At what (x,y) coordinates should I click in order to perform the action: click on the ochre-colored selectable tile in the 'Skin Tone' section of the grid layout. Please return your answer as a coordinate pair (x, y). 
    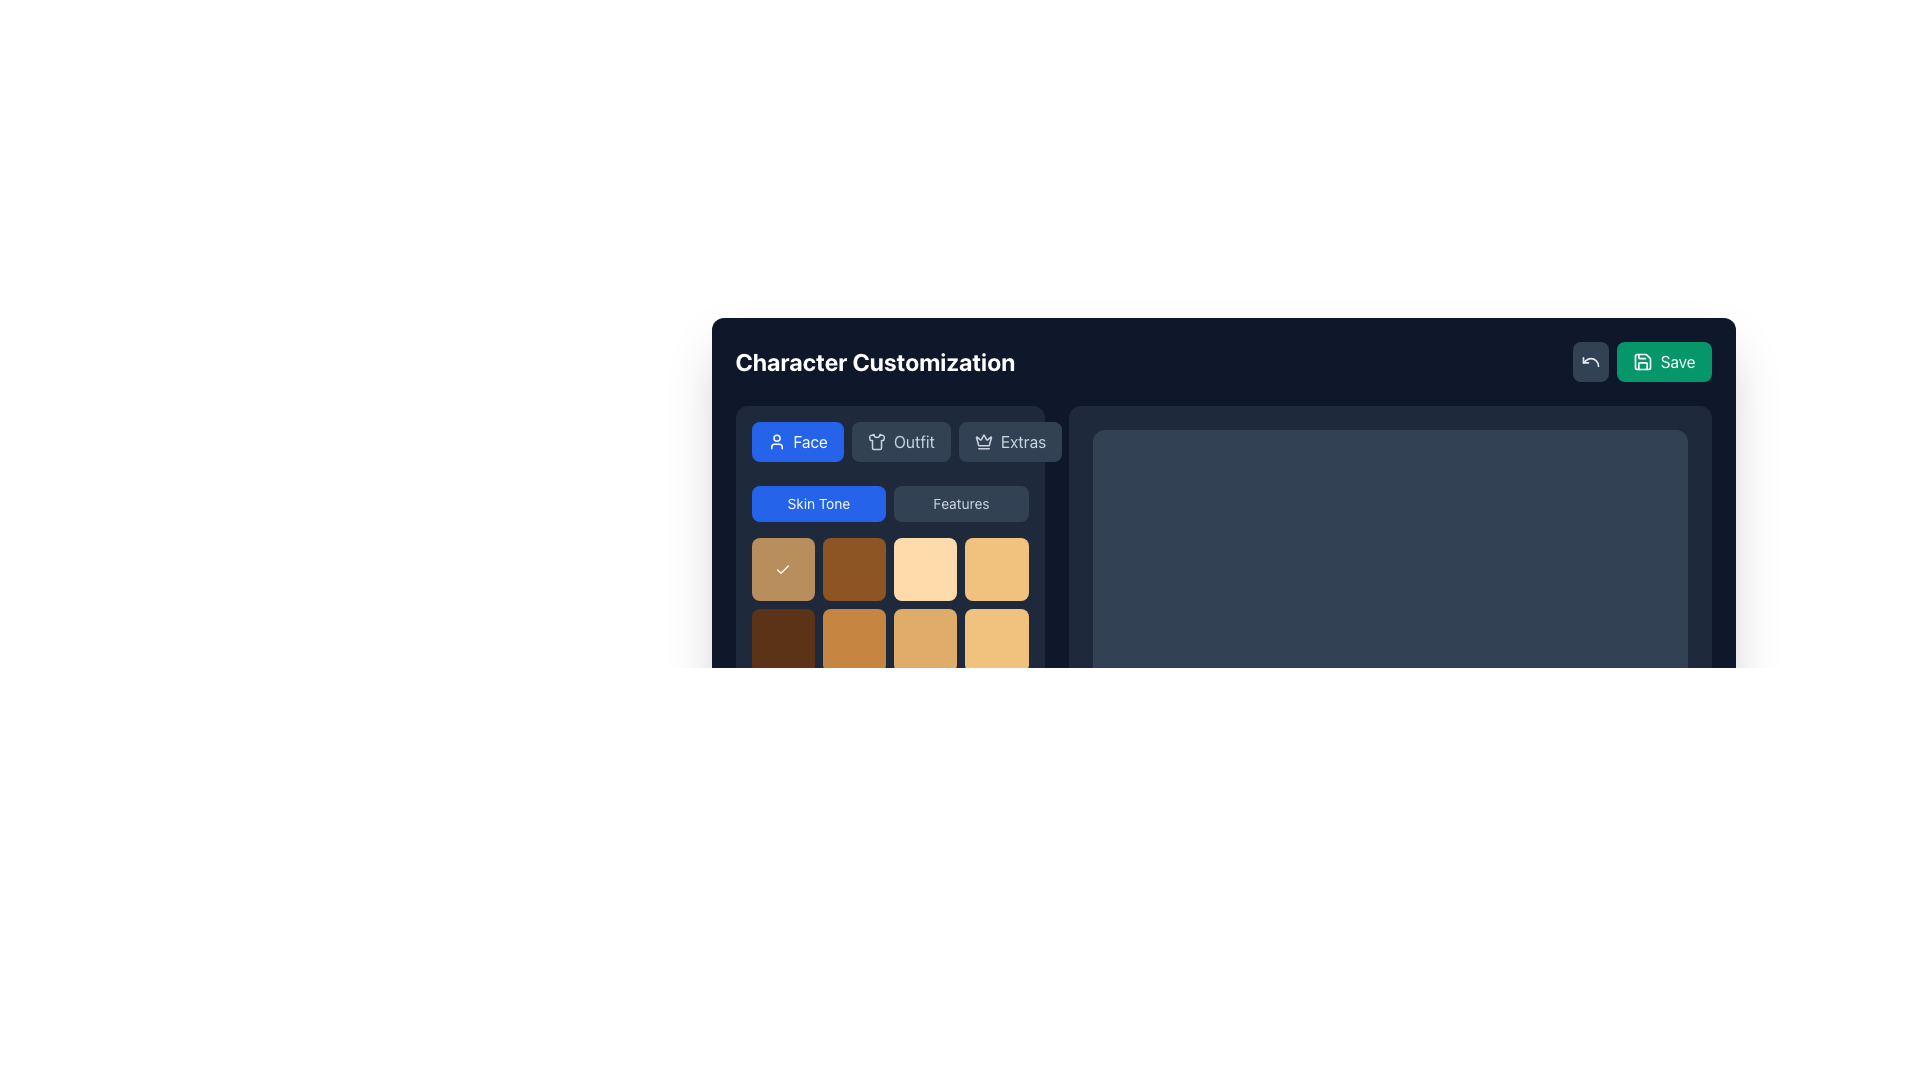
    Looking at the image, I should click on (854, 640).